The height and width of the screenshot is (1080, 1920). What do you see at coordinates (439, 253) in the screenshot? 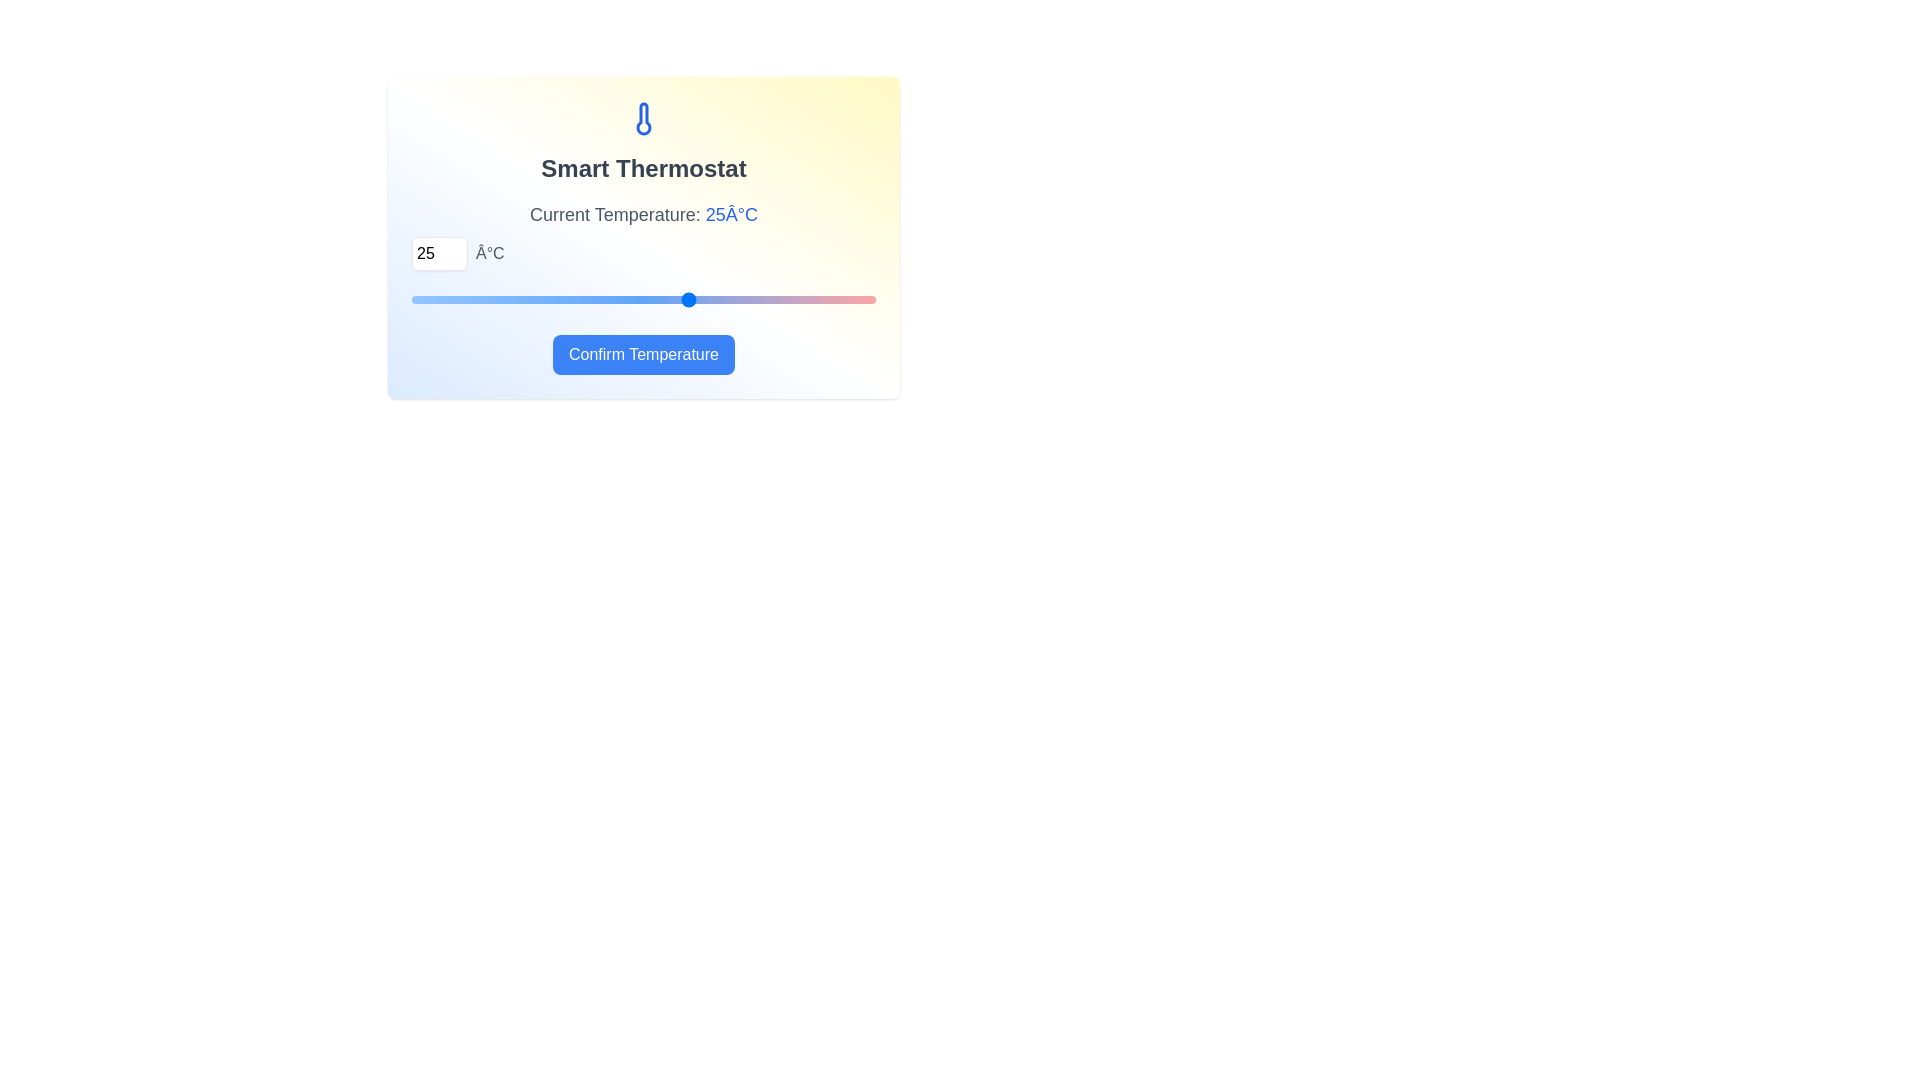
I see `the temperature to 25°C using the input field` at bounding box center [439, 253].